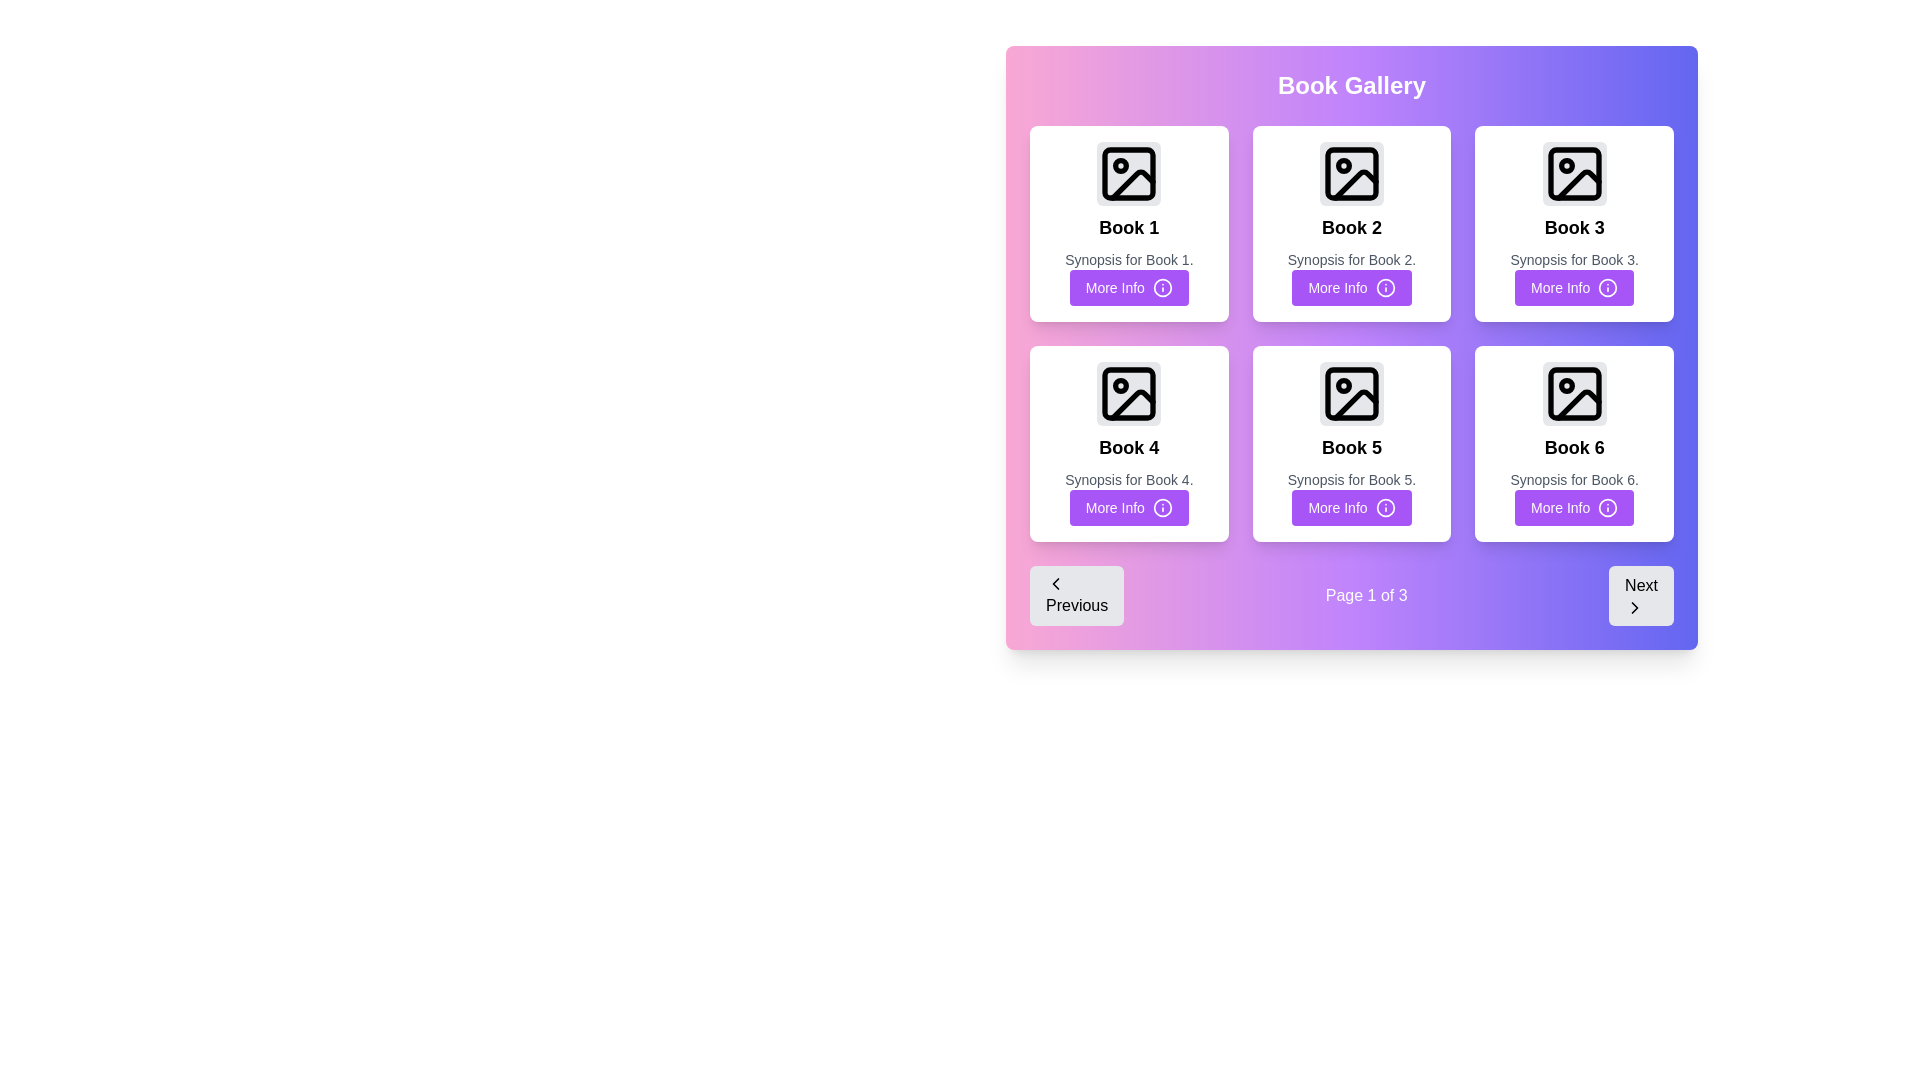 The image size is (1920, 1080). Describe the element at coordinates (1565, 164) in the screenshot. I see `the small circle indicating status within the placeholder image of the 'Book 3' card located in the top-right corner` at that location.